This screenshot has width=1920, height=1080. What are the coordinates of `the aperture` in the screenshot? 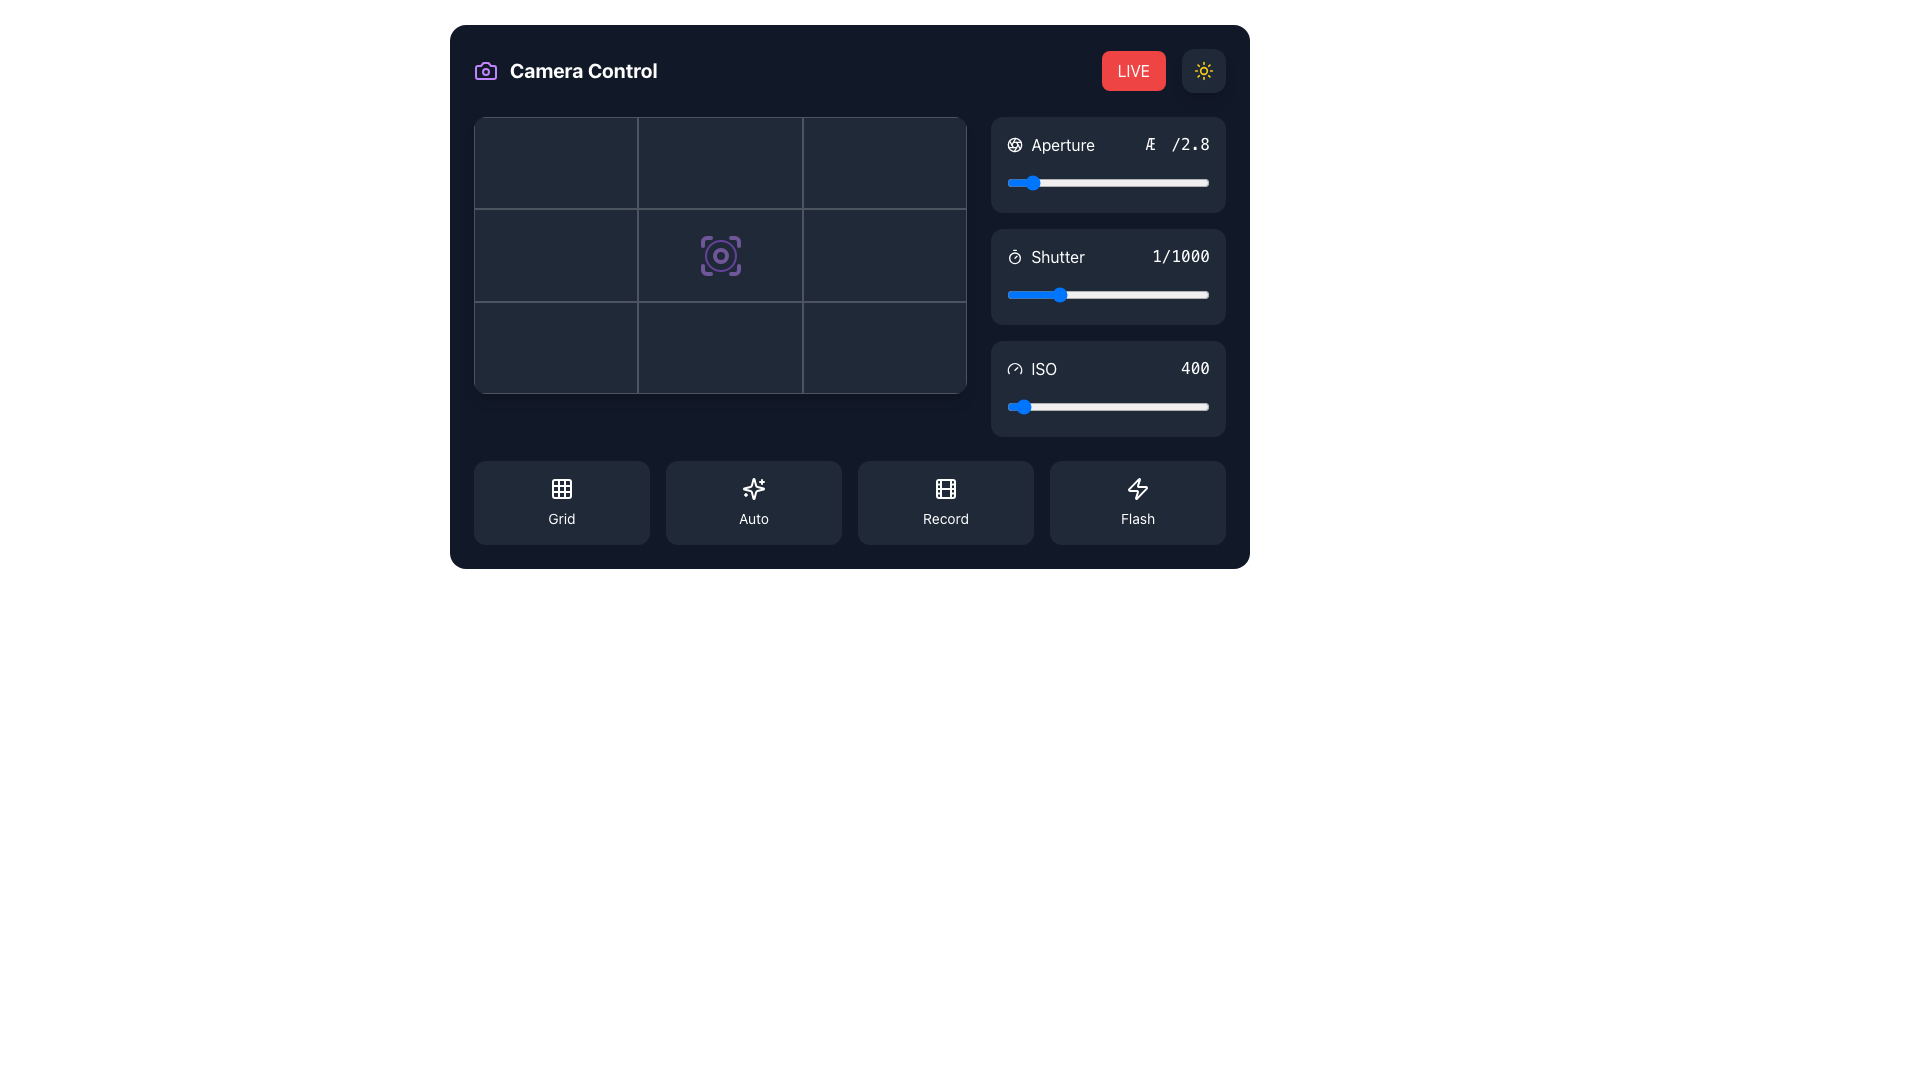 It's located at (1098, 182).